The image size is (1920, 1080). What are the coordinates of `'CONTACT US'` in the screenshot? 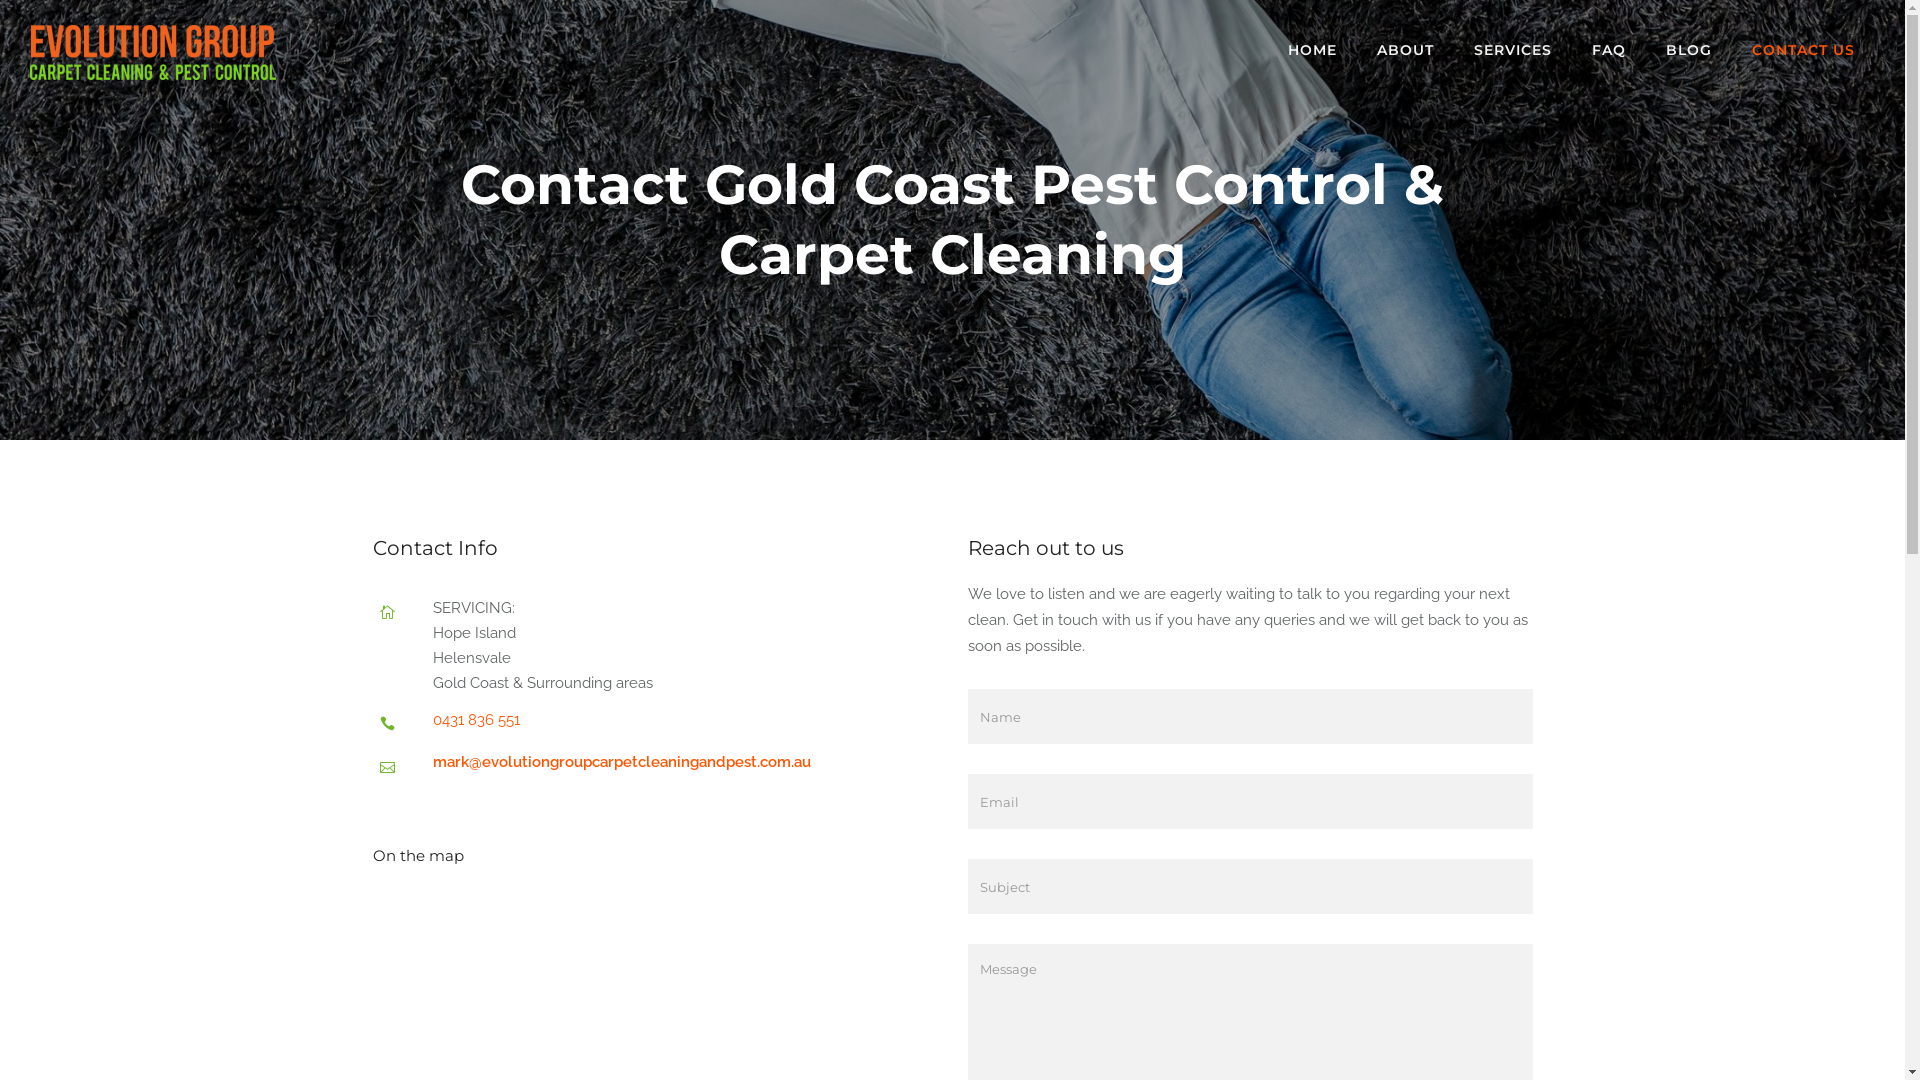 It's located at (1803, 49).